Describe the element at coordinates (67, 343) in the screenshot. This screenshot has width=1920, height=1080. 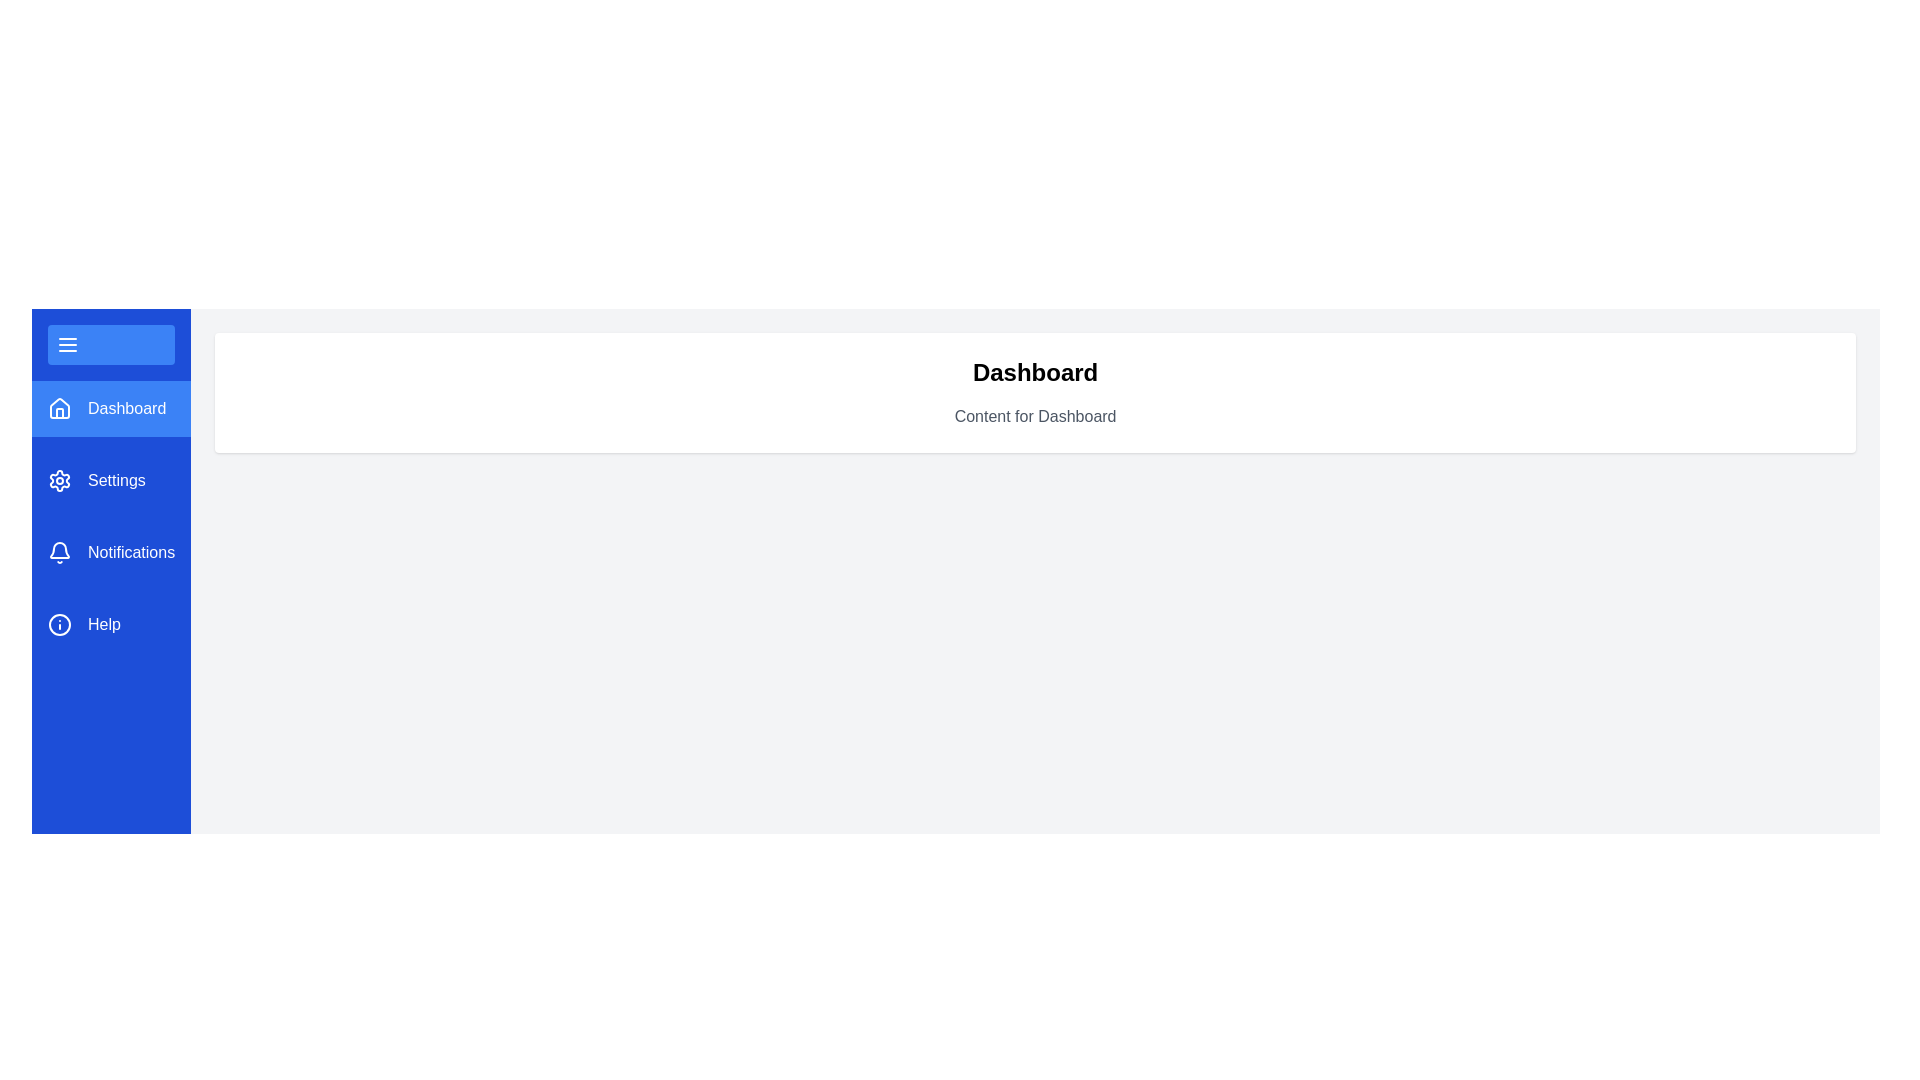
I see `the menu icon represented by three horizontal white lines on a blue background located at the top-left corner of the blue sidebar` at that location.